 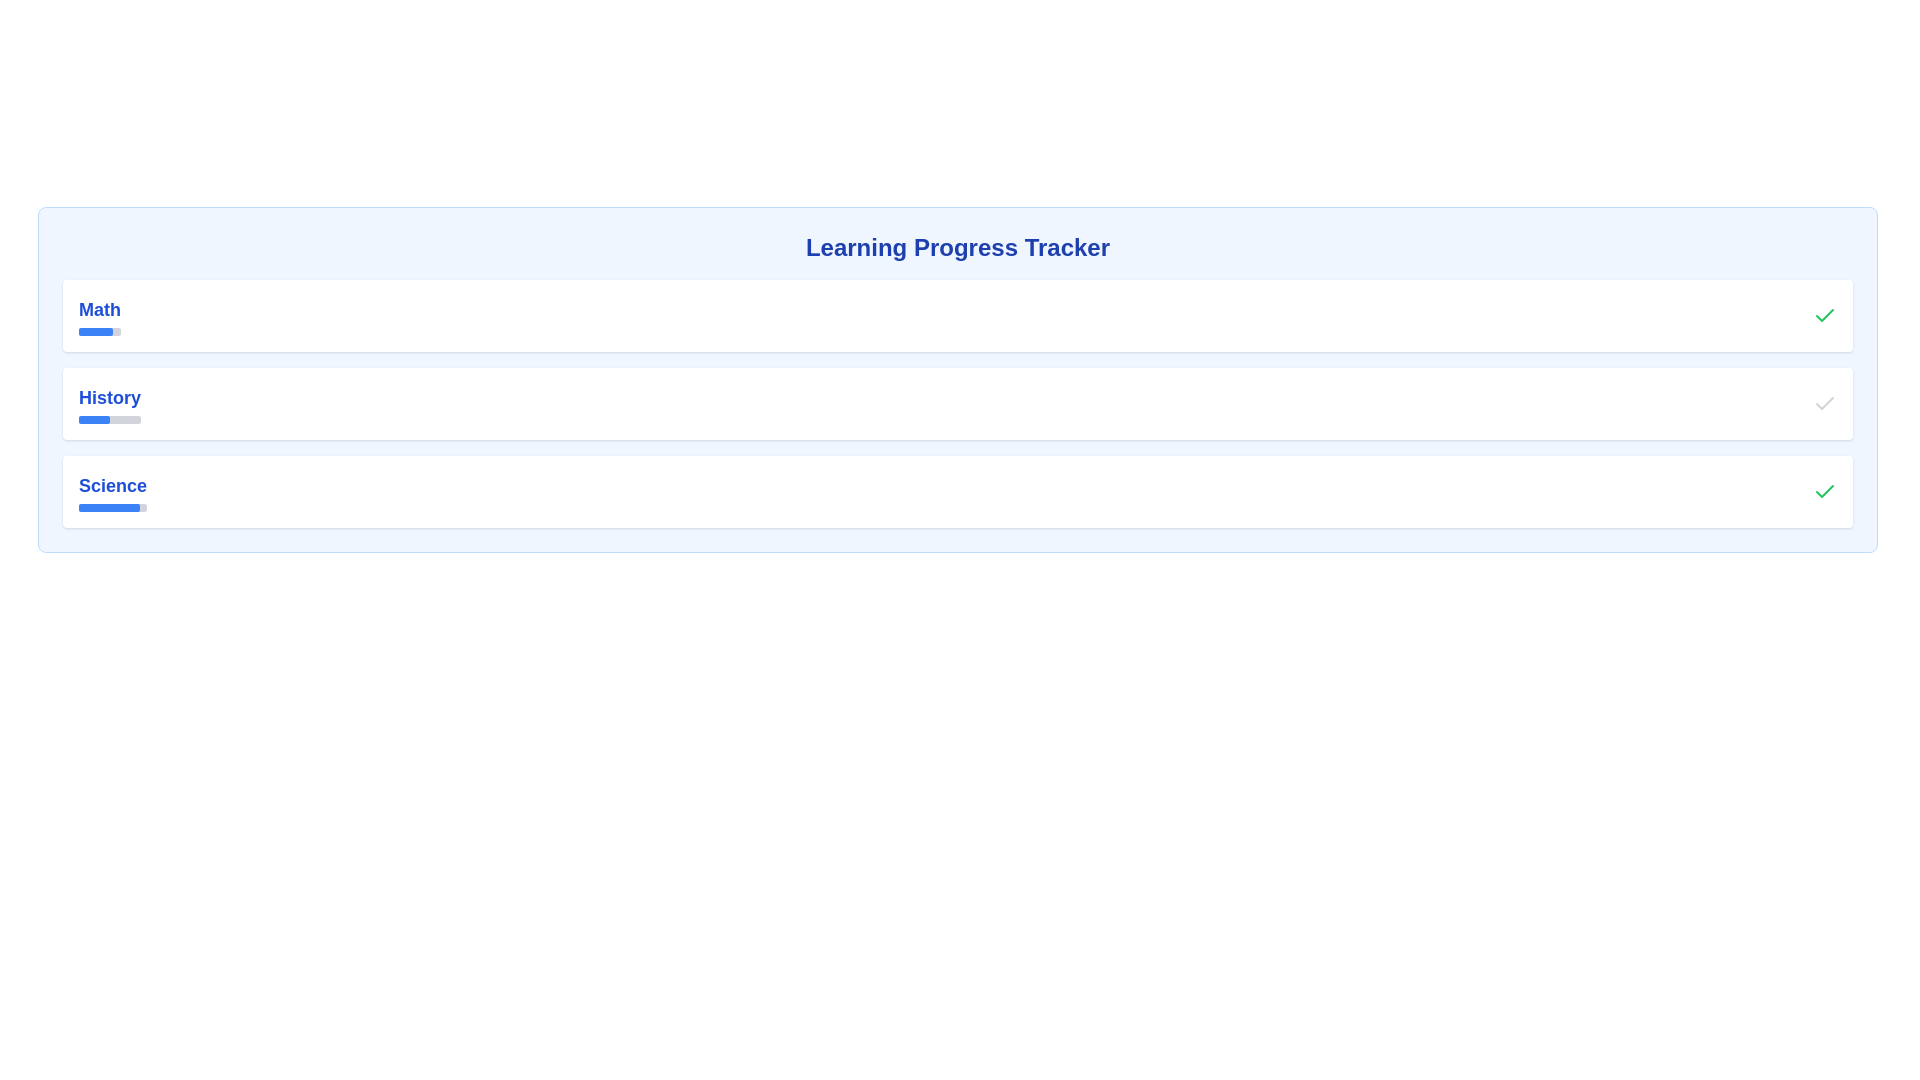 What do you see at coordinates (93, 419) in the screenshot?
I see `the completion status represented by the blue progress bar adjacent to the 'History' label` at bounding box center [93, 419].